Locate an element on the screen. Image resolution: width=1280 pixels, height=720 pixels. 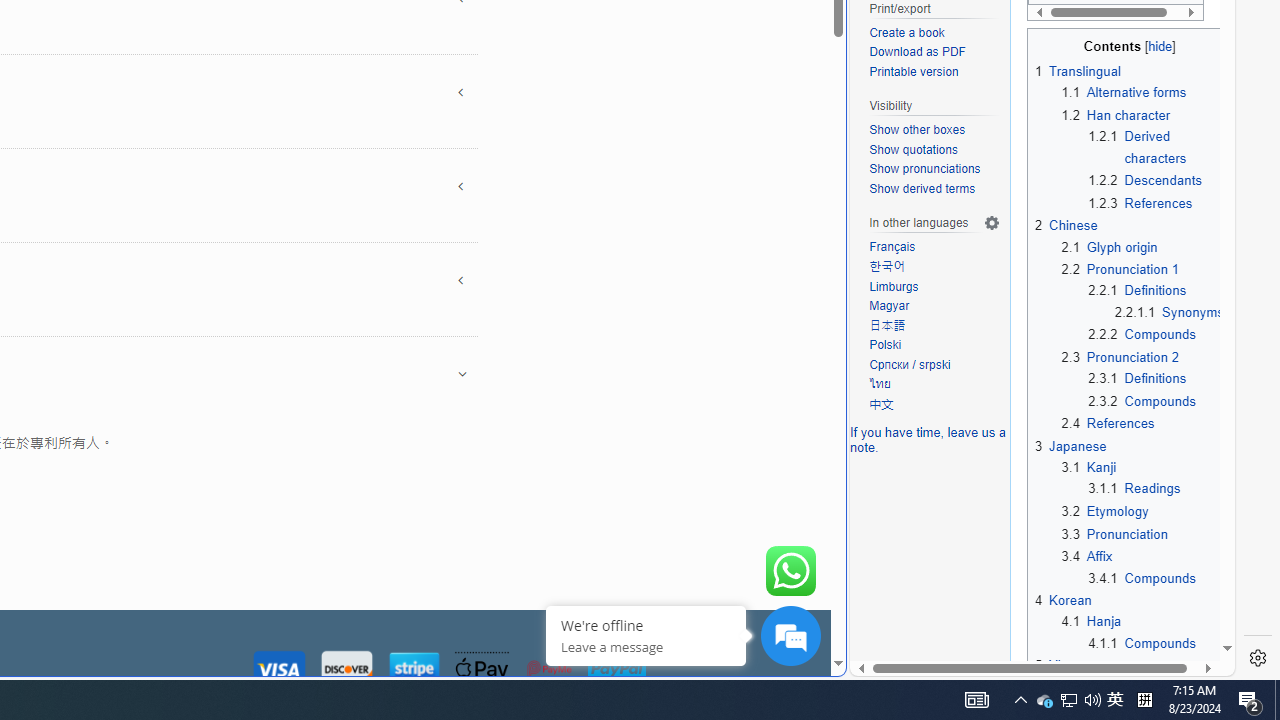
'4.1.1 Compounds' is located at coordinates (1142, 642).